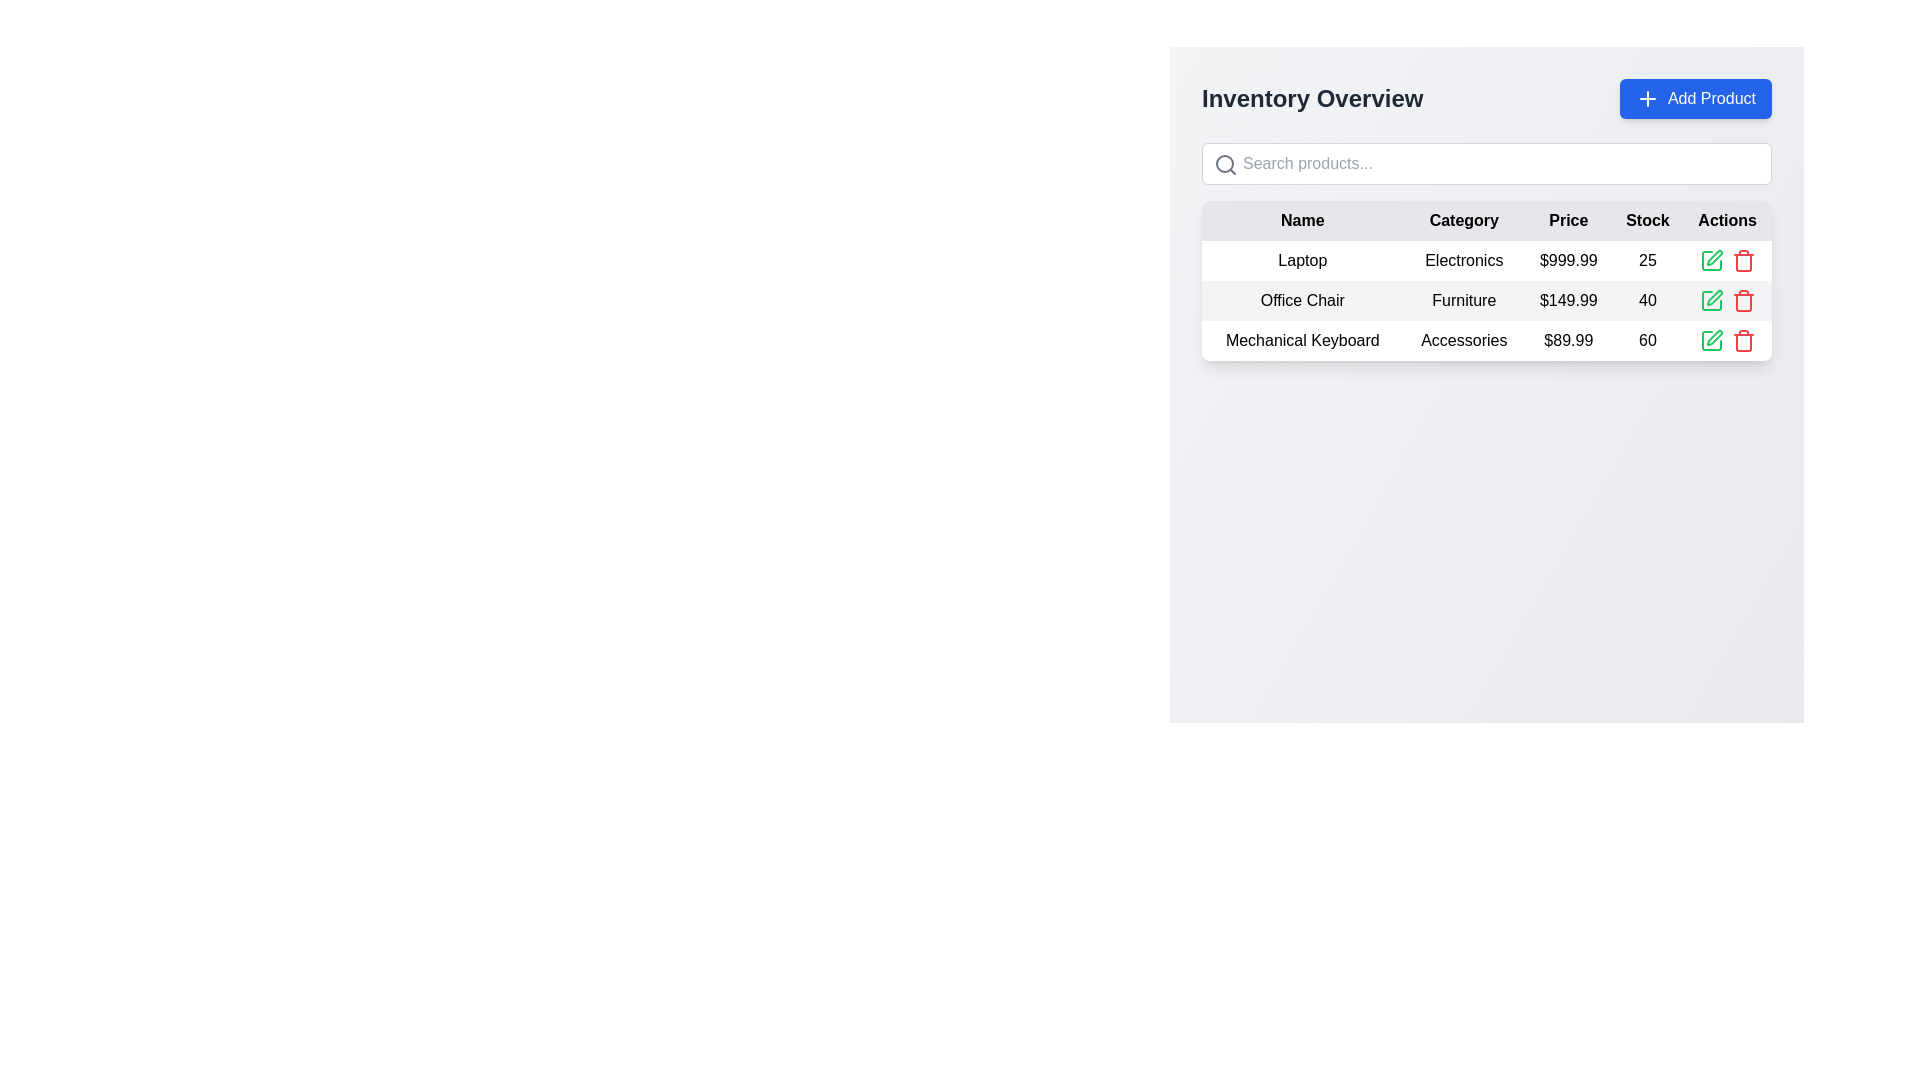  I want to click on the static text label 'Accessories' located in the 'Category' column of the table, which is positioned between 'Mechanical Keyboard' and '$89.99', so click(1464, 339).